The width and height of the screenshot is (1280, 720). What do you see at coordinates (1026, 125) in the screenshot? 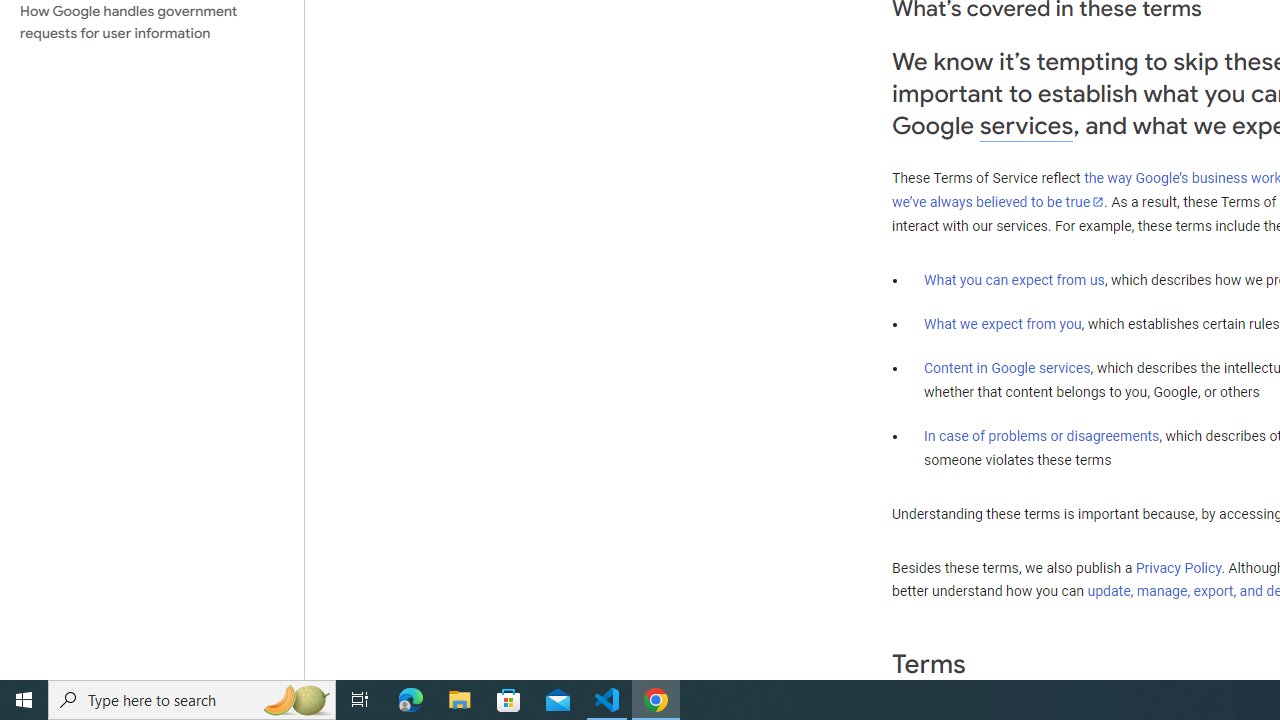
I see `'services'` at bounding box center [1026, 125].